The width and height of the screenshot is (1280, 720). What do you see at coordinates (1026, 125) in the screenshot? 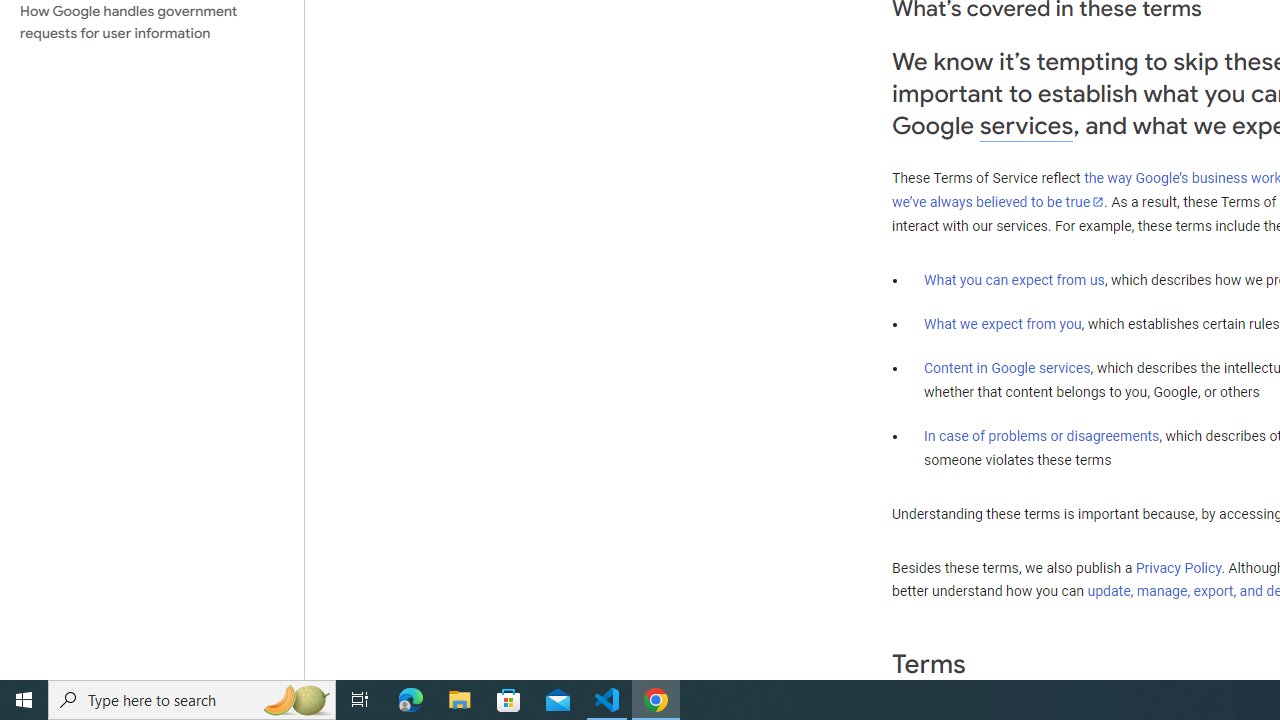
I see `'services'` at bounding box center [1026, 125].